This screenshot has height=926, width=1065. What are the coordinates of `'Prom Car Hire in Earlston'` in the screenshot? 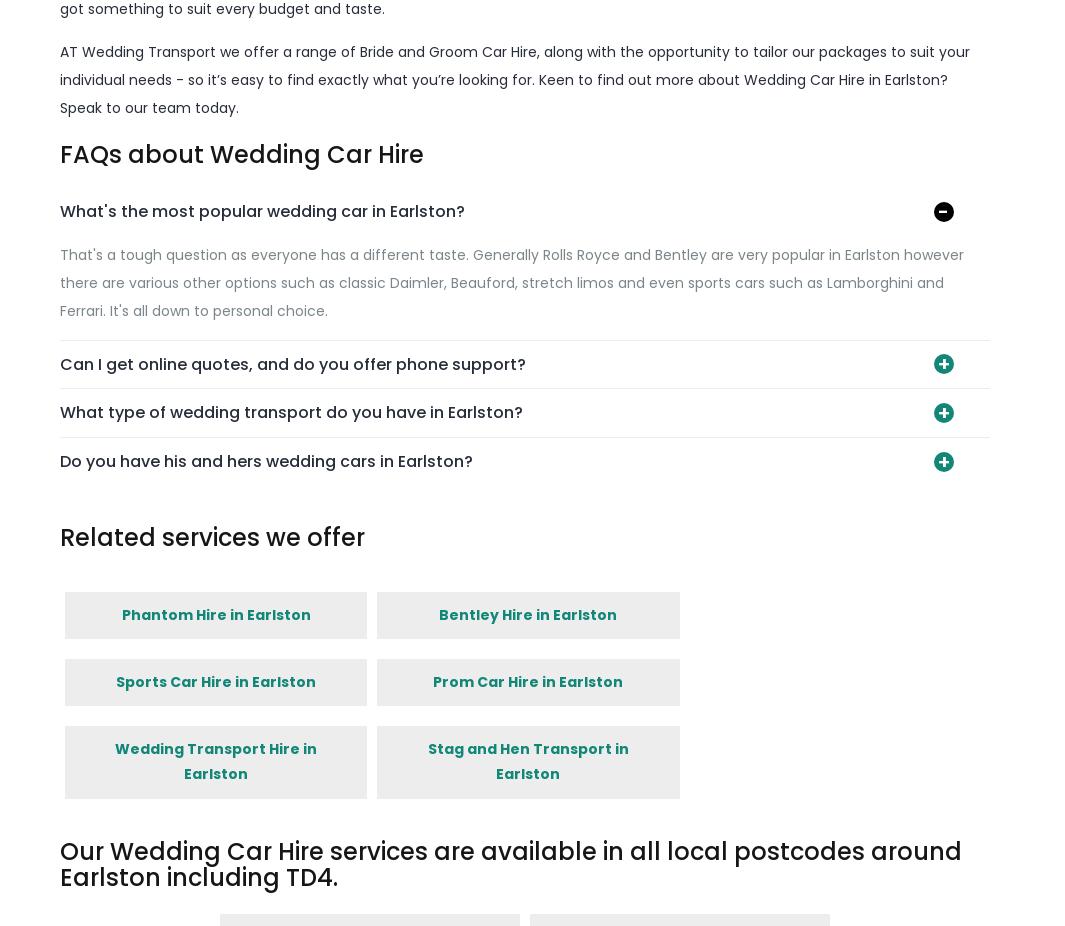 It's located at (527, 679).